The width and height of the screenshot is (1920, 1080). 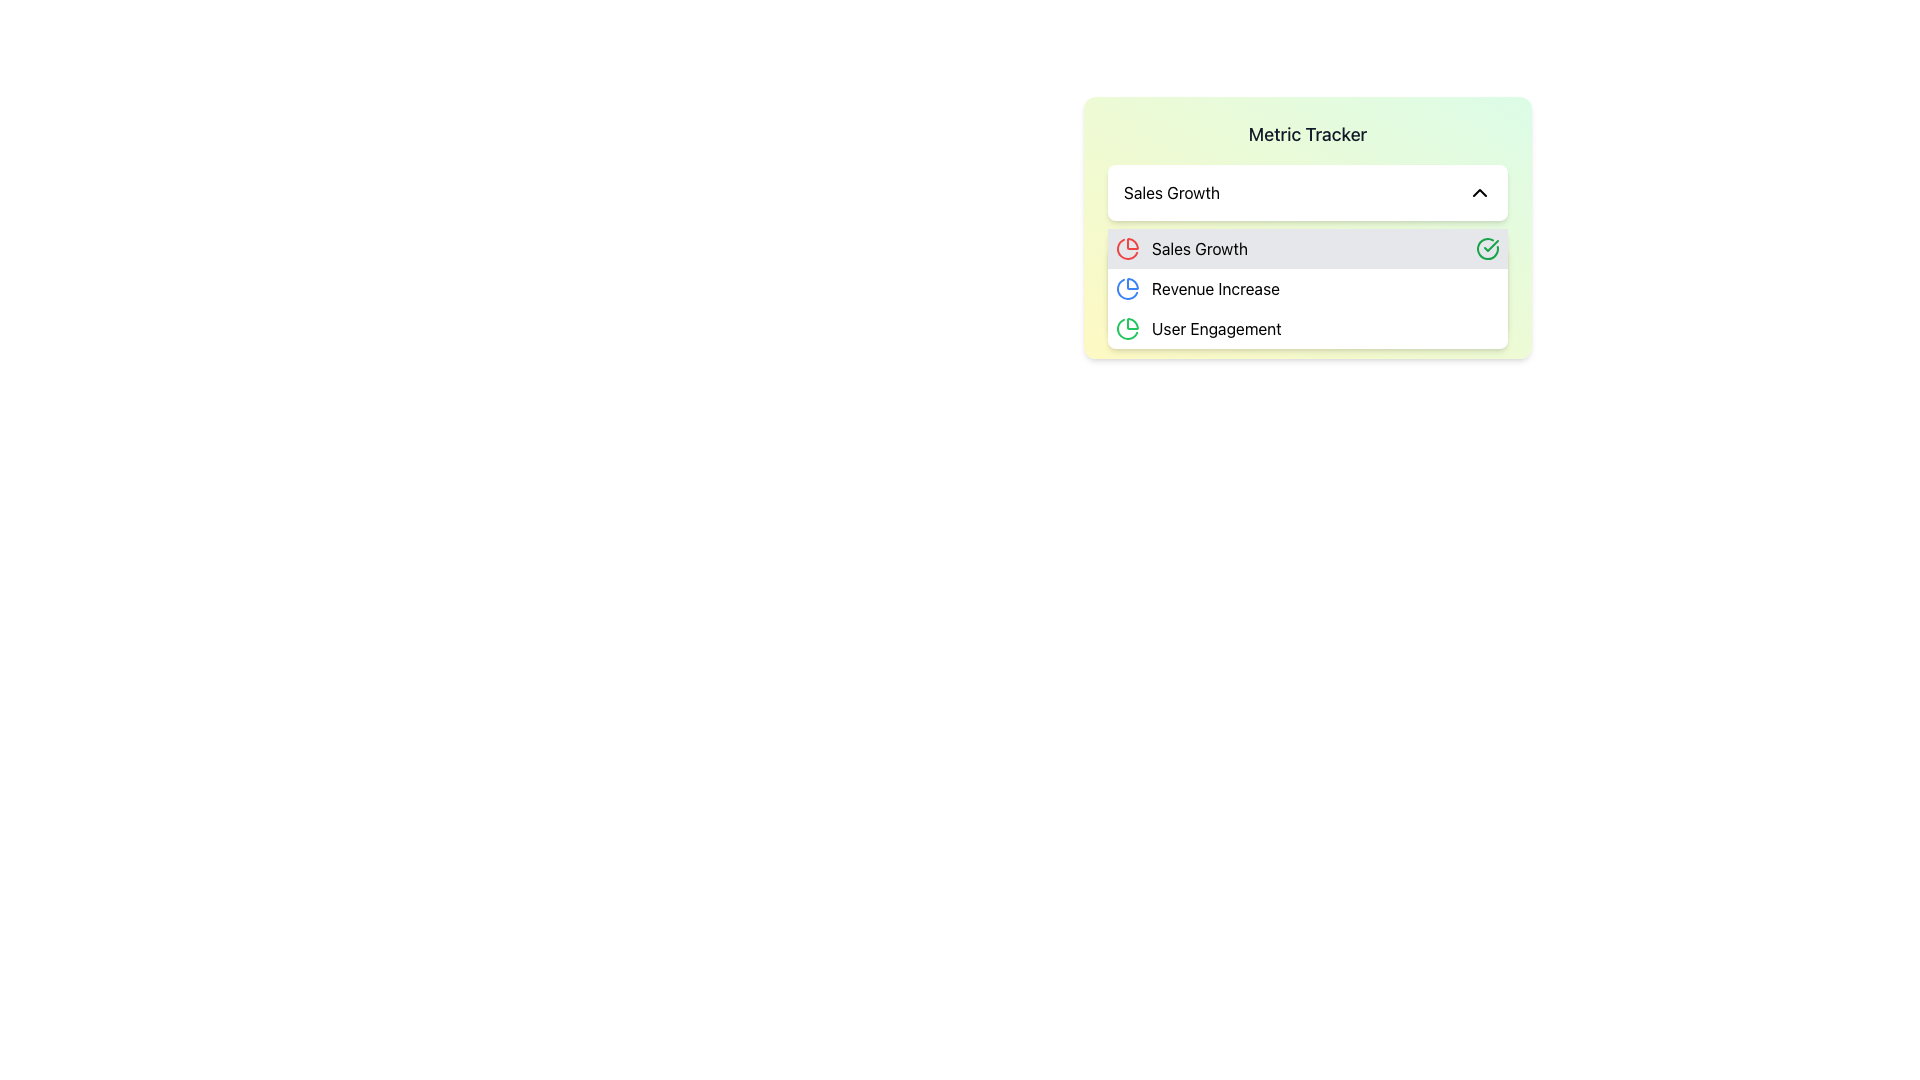 What do you see at coordinates (1128, 289) in the screenshot?
I see `the 'Revenue Increase' icon, which is located at the start of the second row in the 'Metric Tracker' list` at bounding box center [1128, 289].